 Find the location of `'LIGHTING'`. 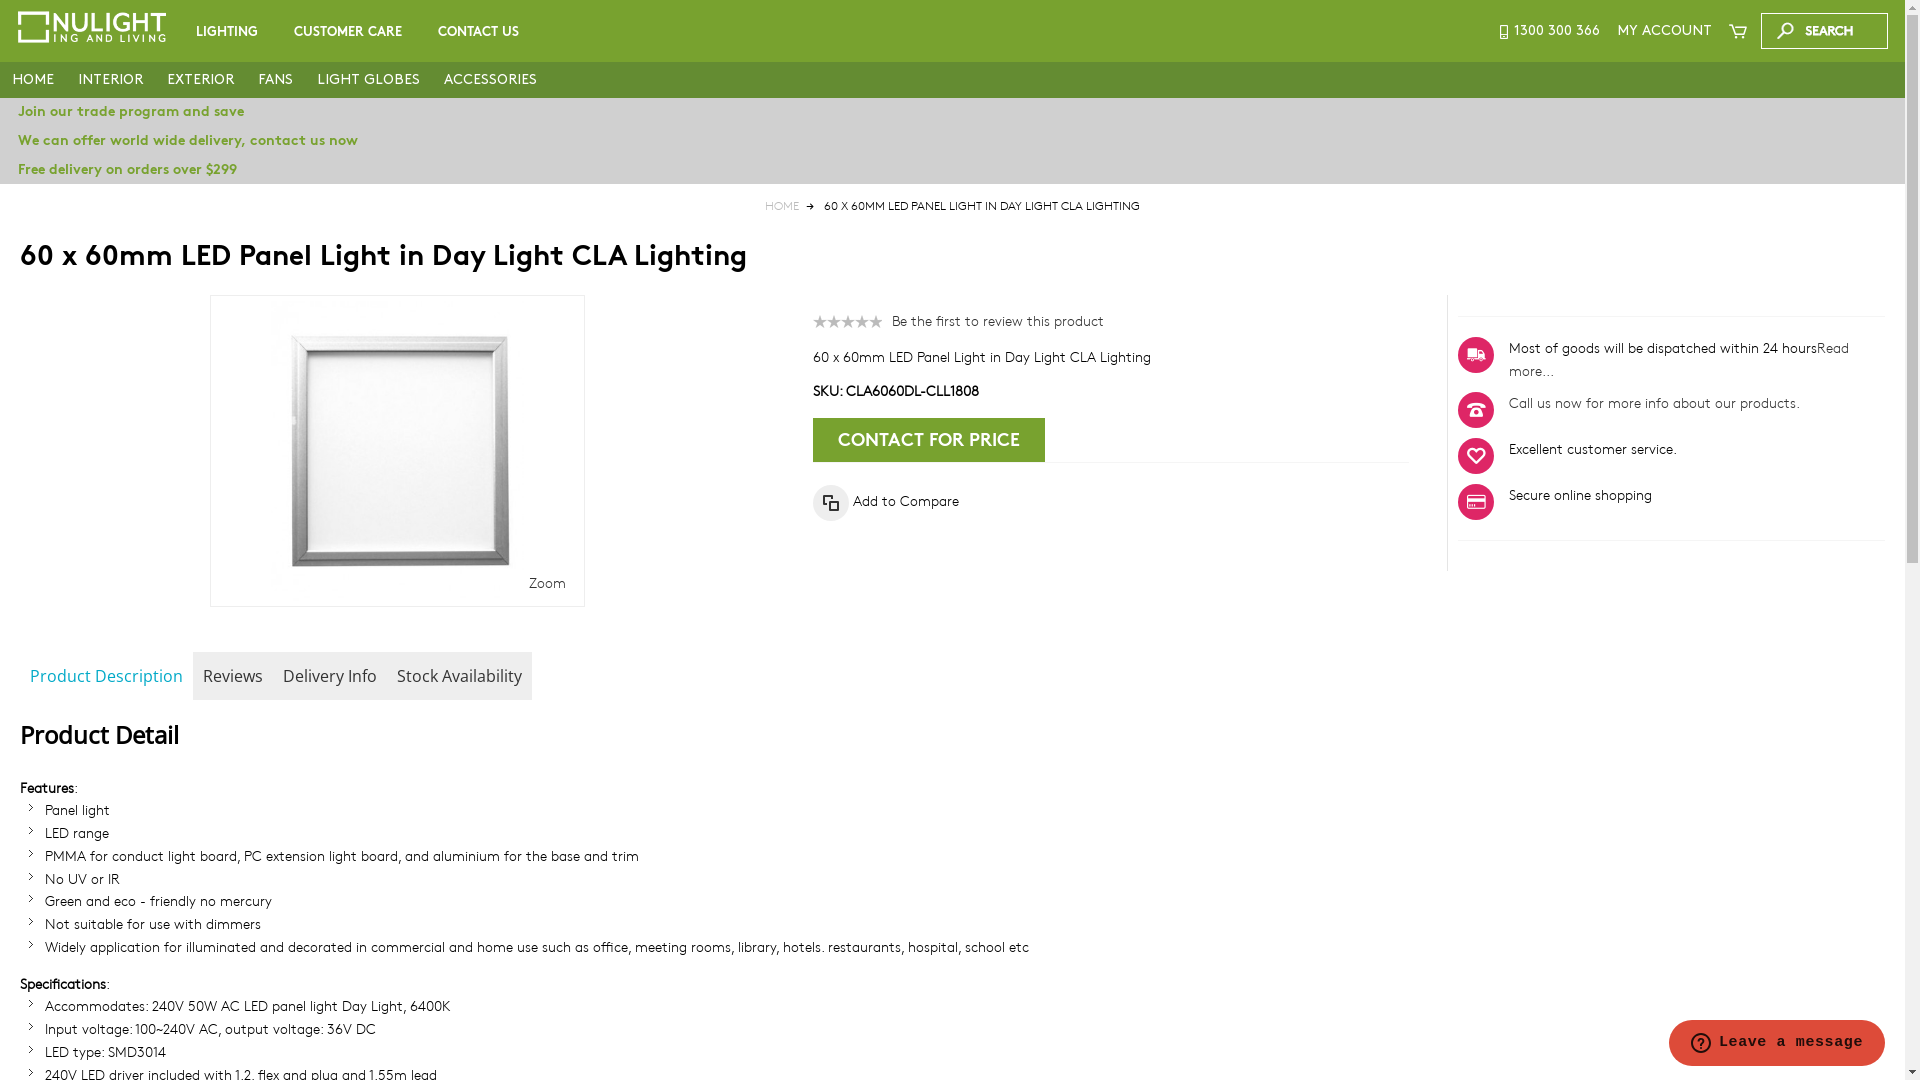

'LIGHTING' is located at coordinates (180, 31).